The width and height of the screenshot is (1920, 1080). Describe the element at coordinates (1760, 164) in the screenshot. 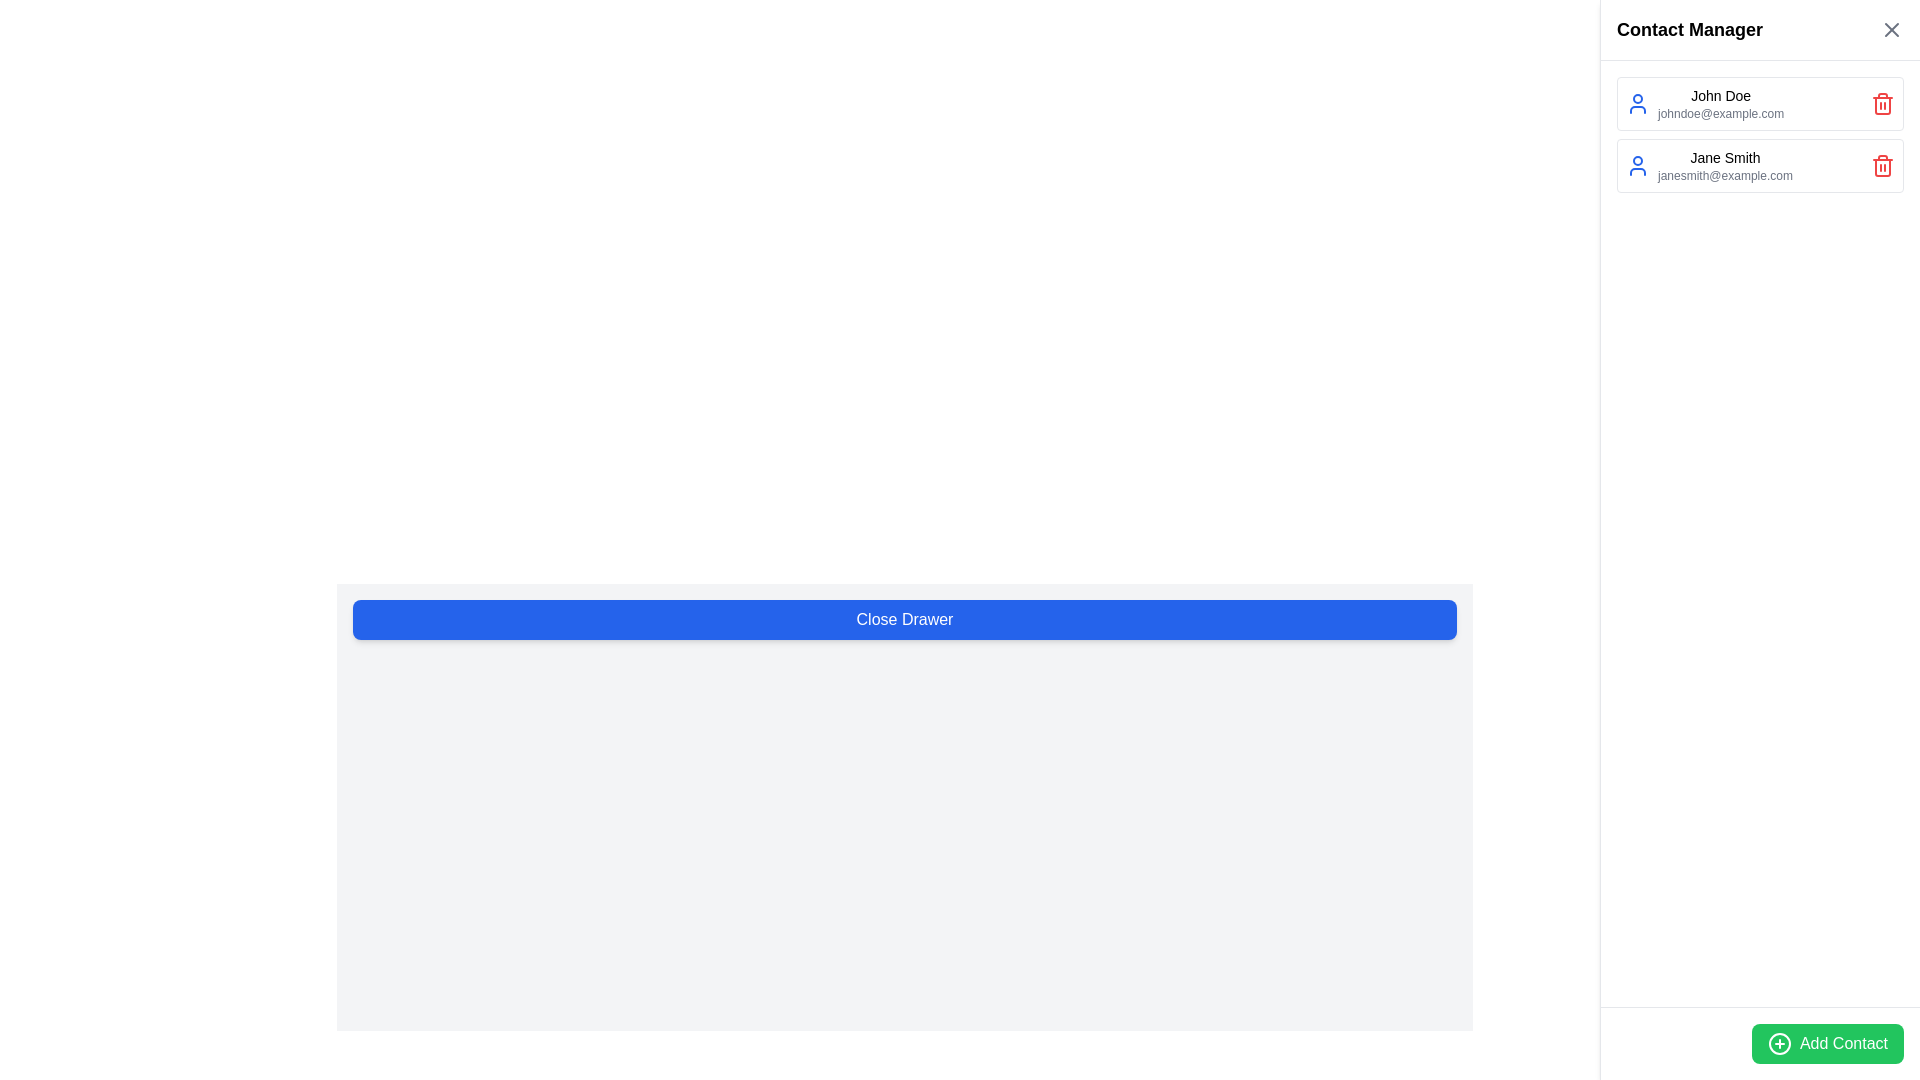

I see `the contact information card for 'Jane Smith'` at that location.